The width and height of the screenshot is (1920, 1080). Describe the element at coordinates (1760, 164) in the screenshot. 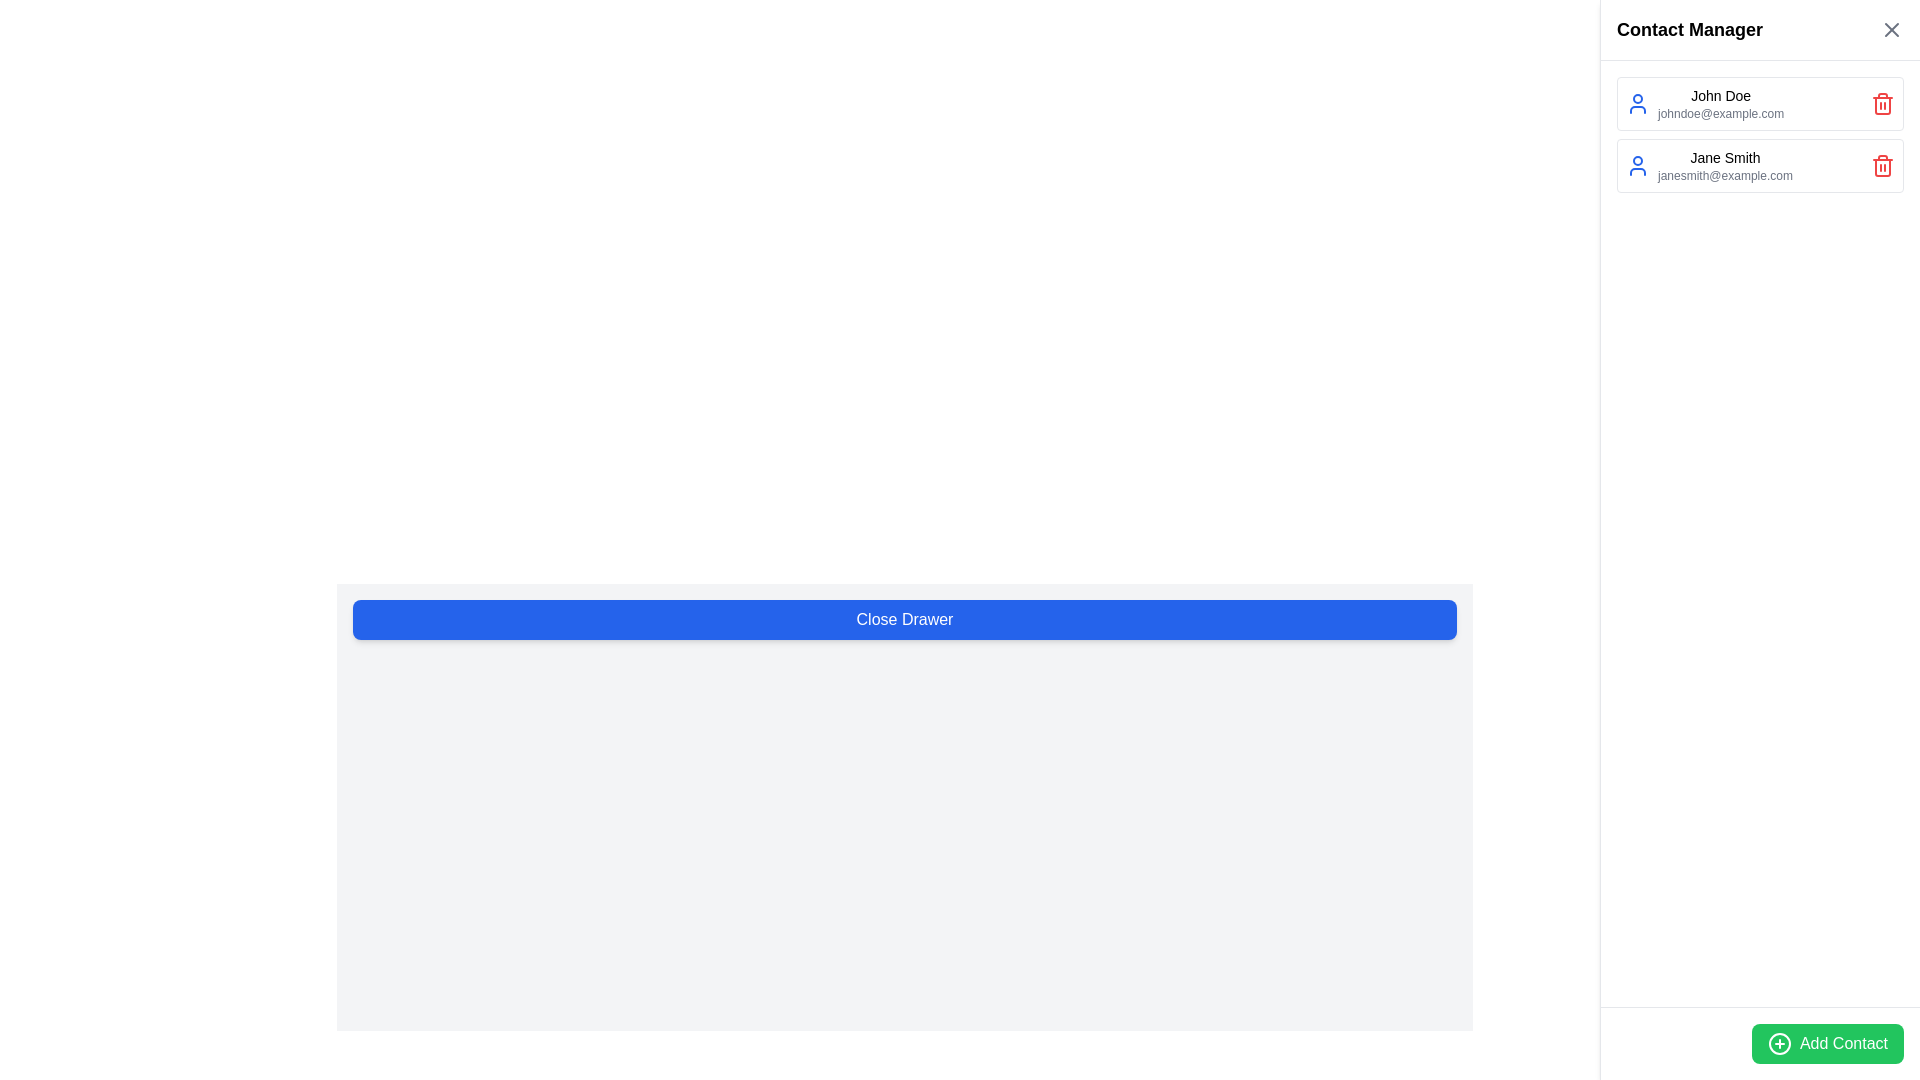

I see `the contact information card for 'Jane Smith'` at that location.